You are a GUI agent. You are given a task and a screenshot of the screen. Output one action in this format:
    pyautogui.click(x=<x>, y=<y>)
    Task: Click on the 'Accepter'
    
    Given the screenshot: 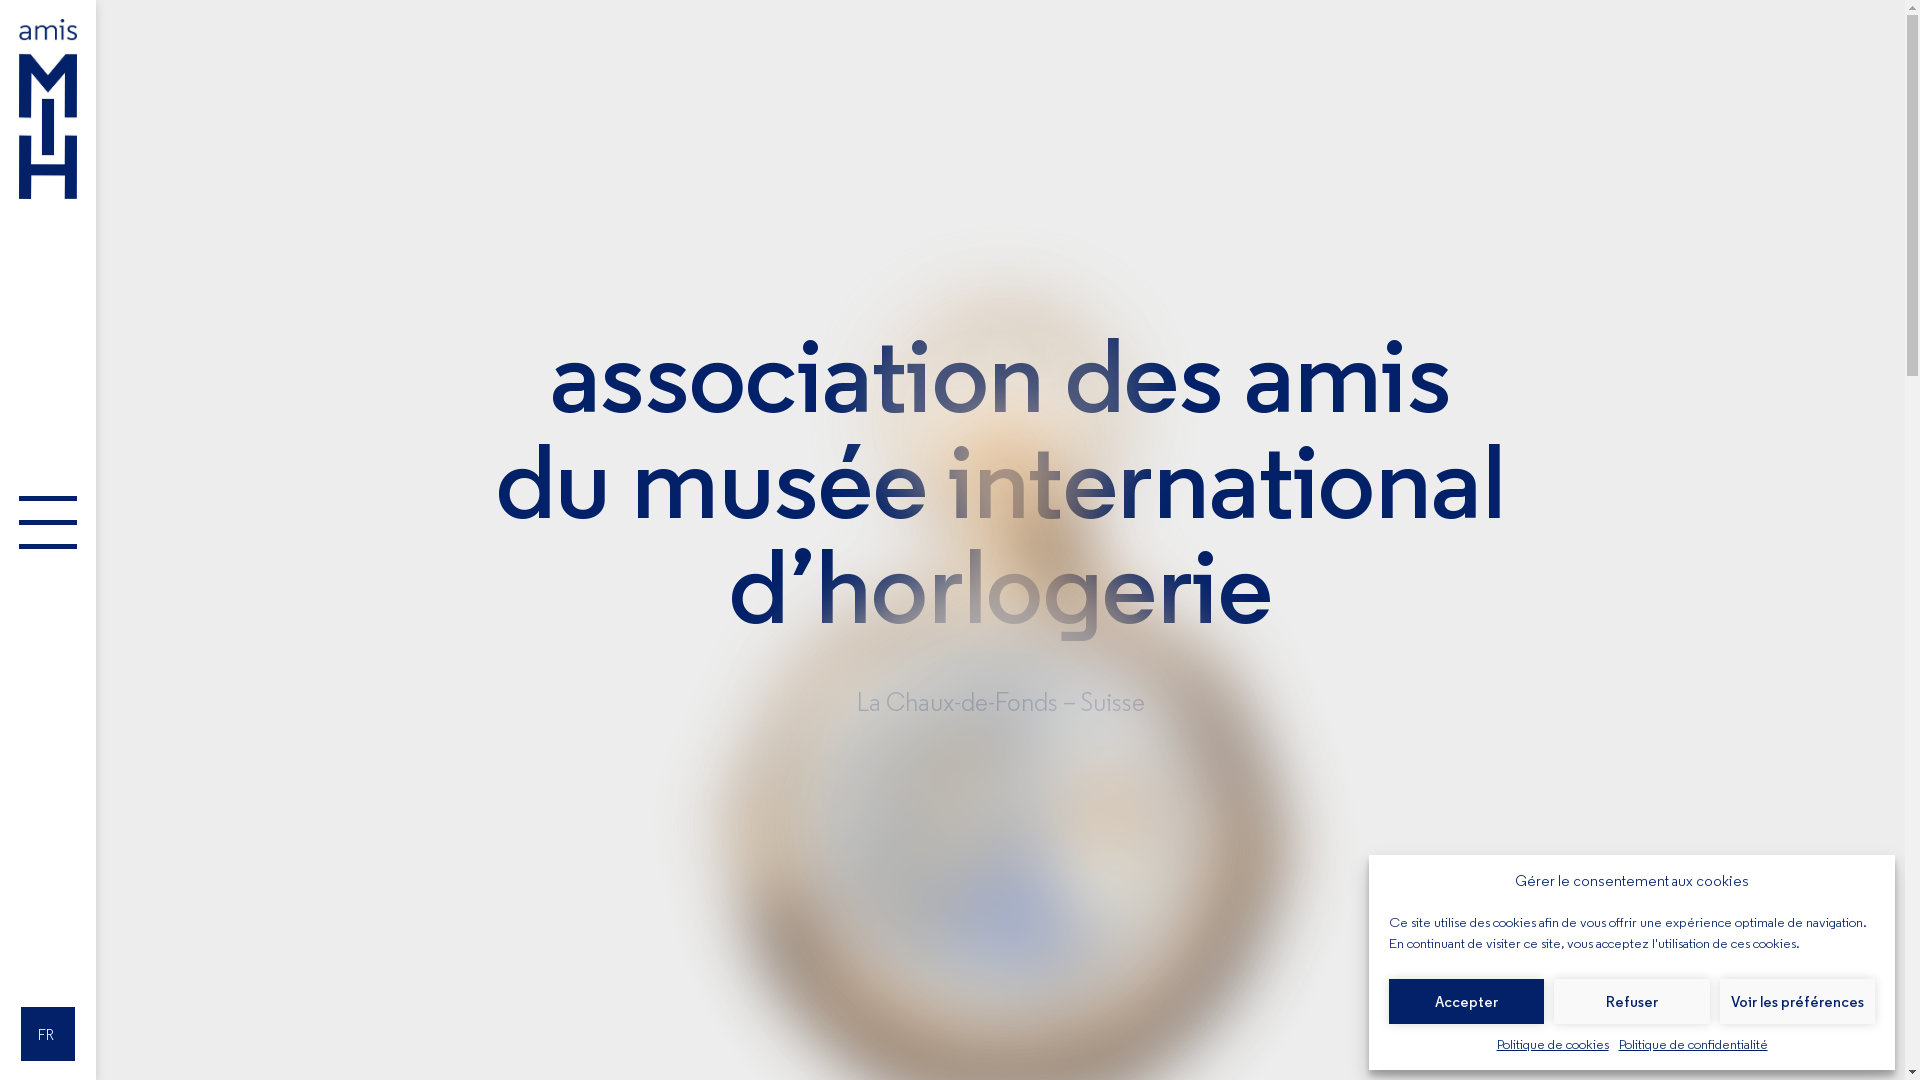 What is the action you would take?
    pyautogui.click(x=1466, y=1001)
    